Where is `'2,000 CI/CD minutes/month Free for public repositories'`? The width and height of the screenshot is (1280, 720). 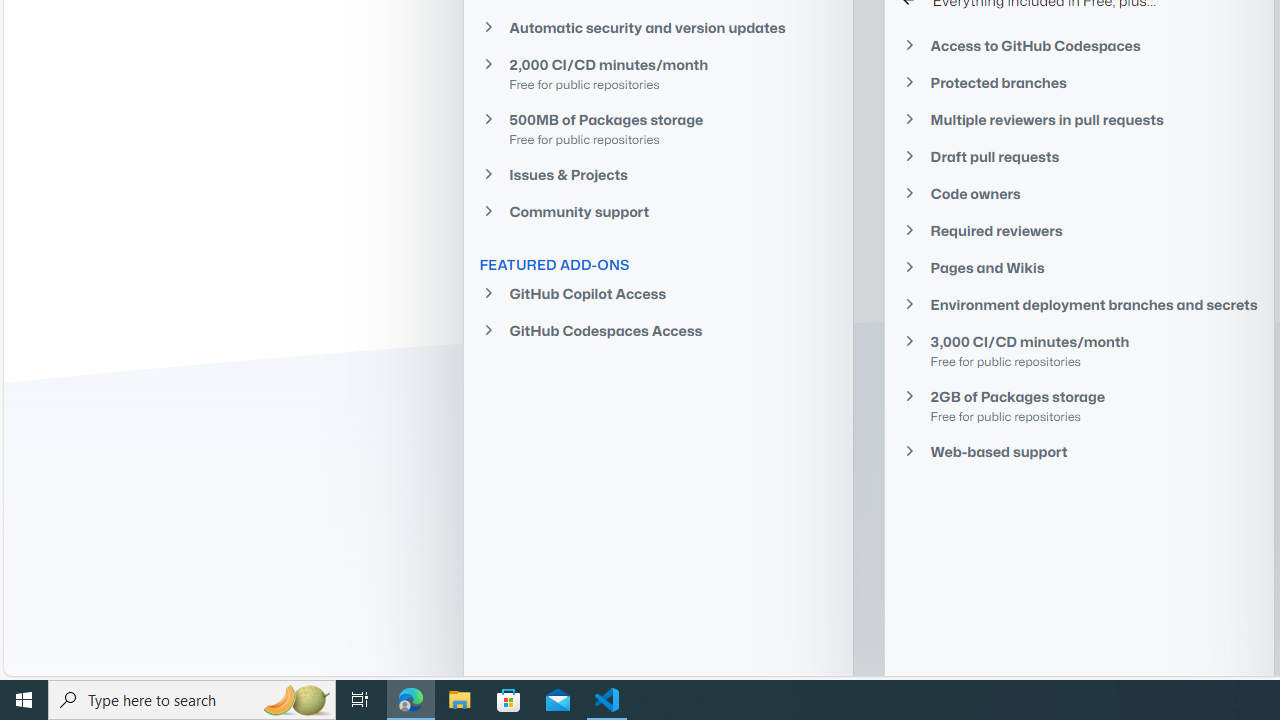 '2,000 CI/CD minutes/month Free for public repositories' is located at coordinates (657, 73).